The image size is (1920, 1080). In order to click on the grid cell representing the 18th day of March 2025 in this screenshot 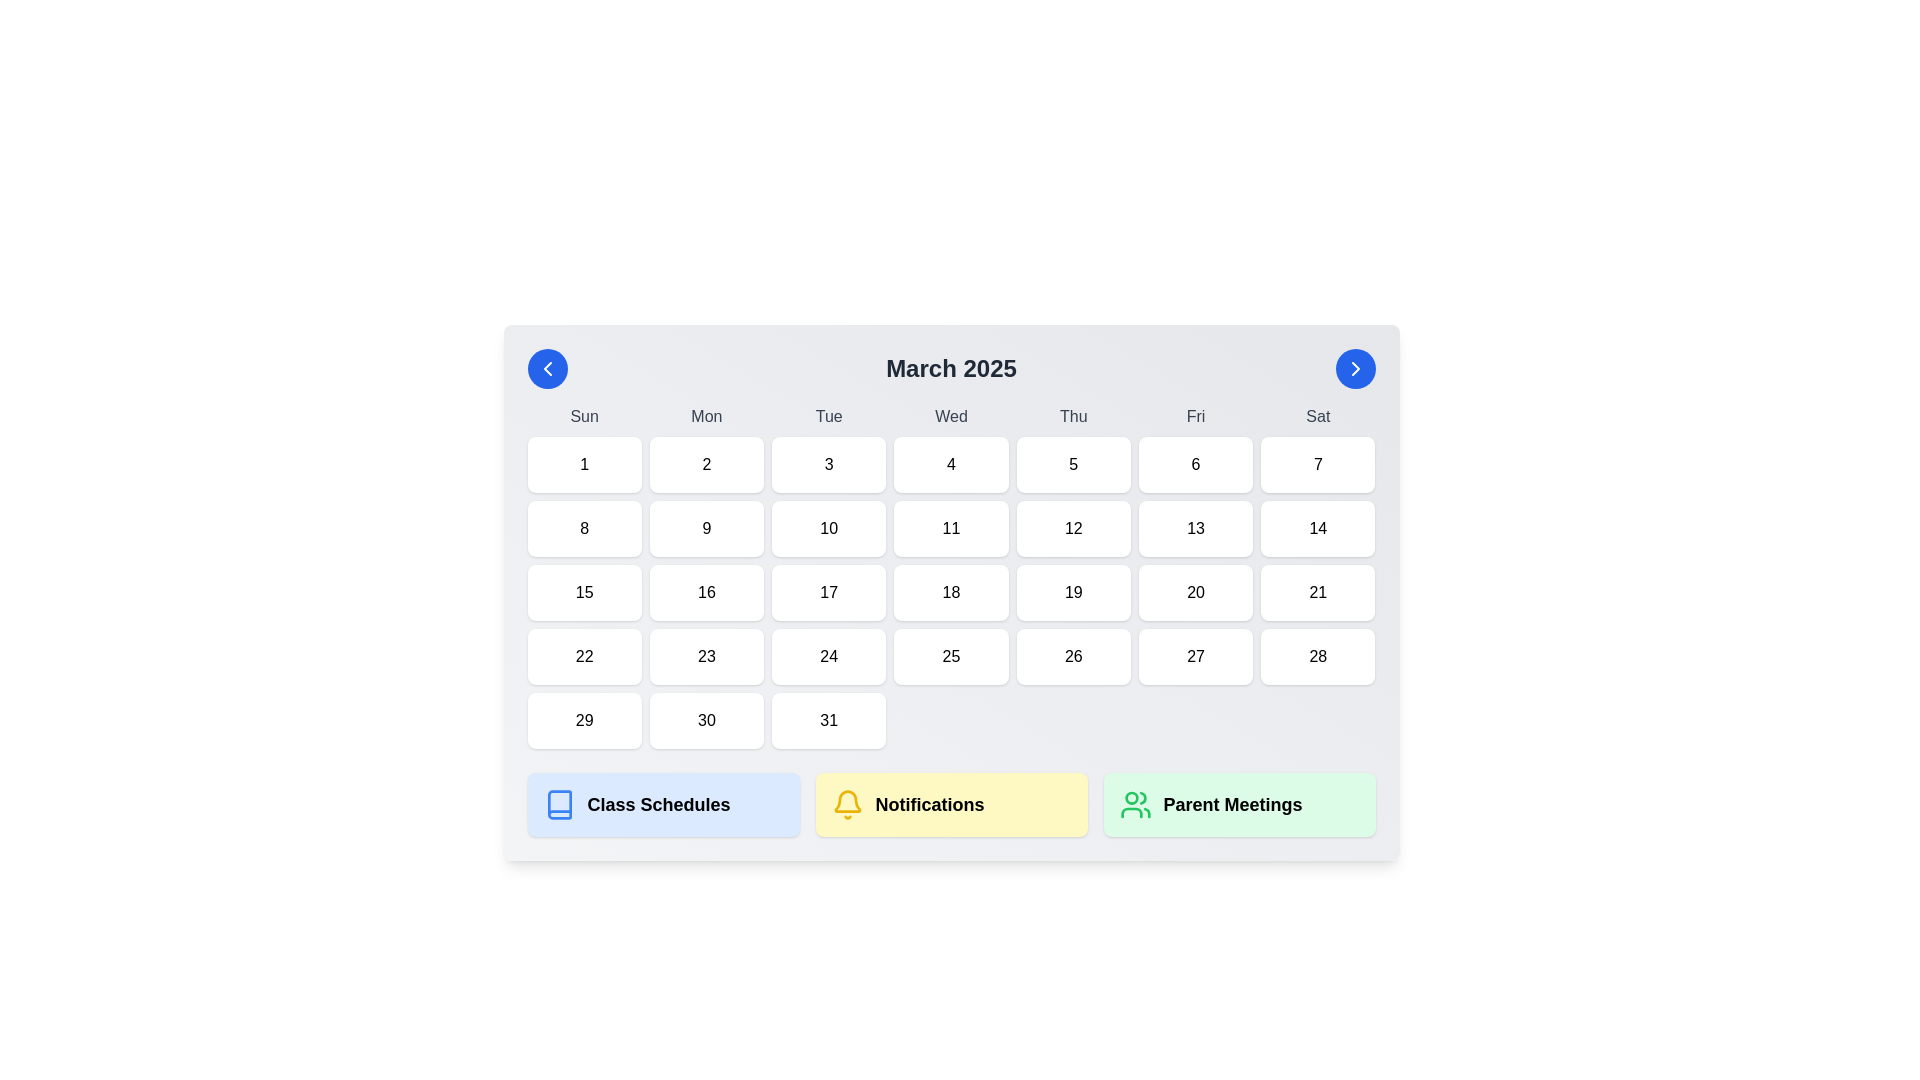, I will do `click(950, 577)`.